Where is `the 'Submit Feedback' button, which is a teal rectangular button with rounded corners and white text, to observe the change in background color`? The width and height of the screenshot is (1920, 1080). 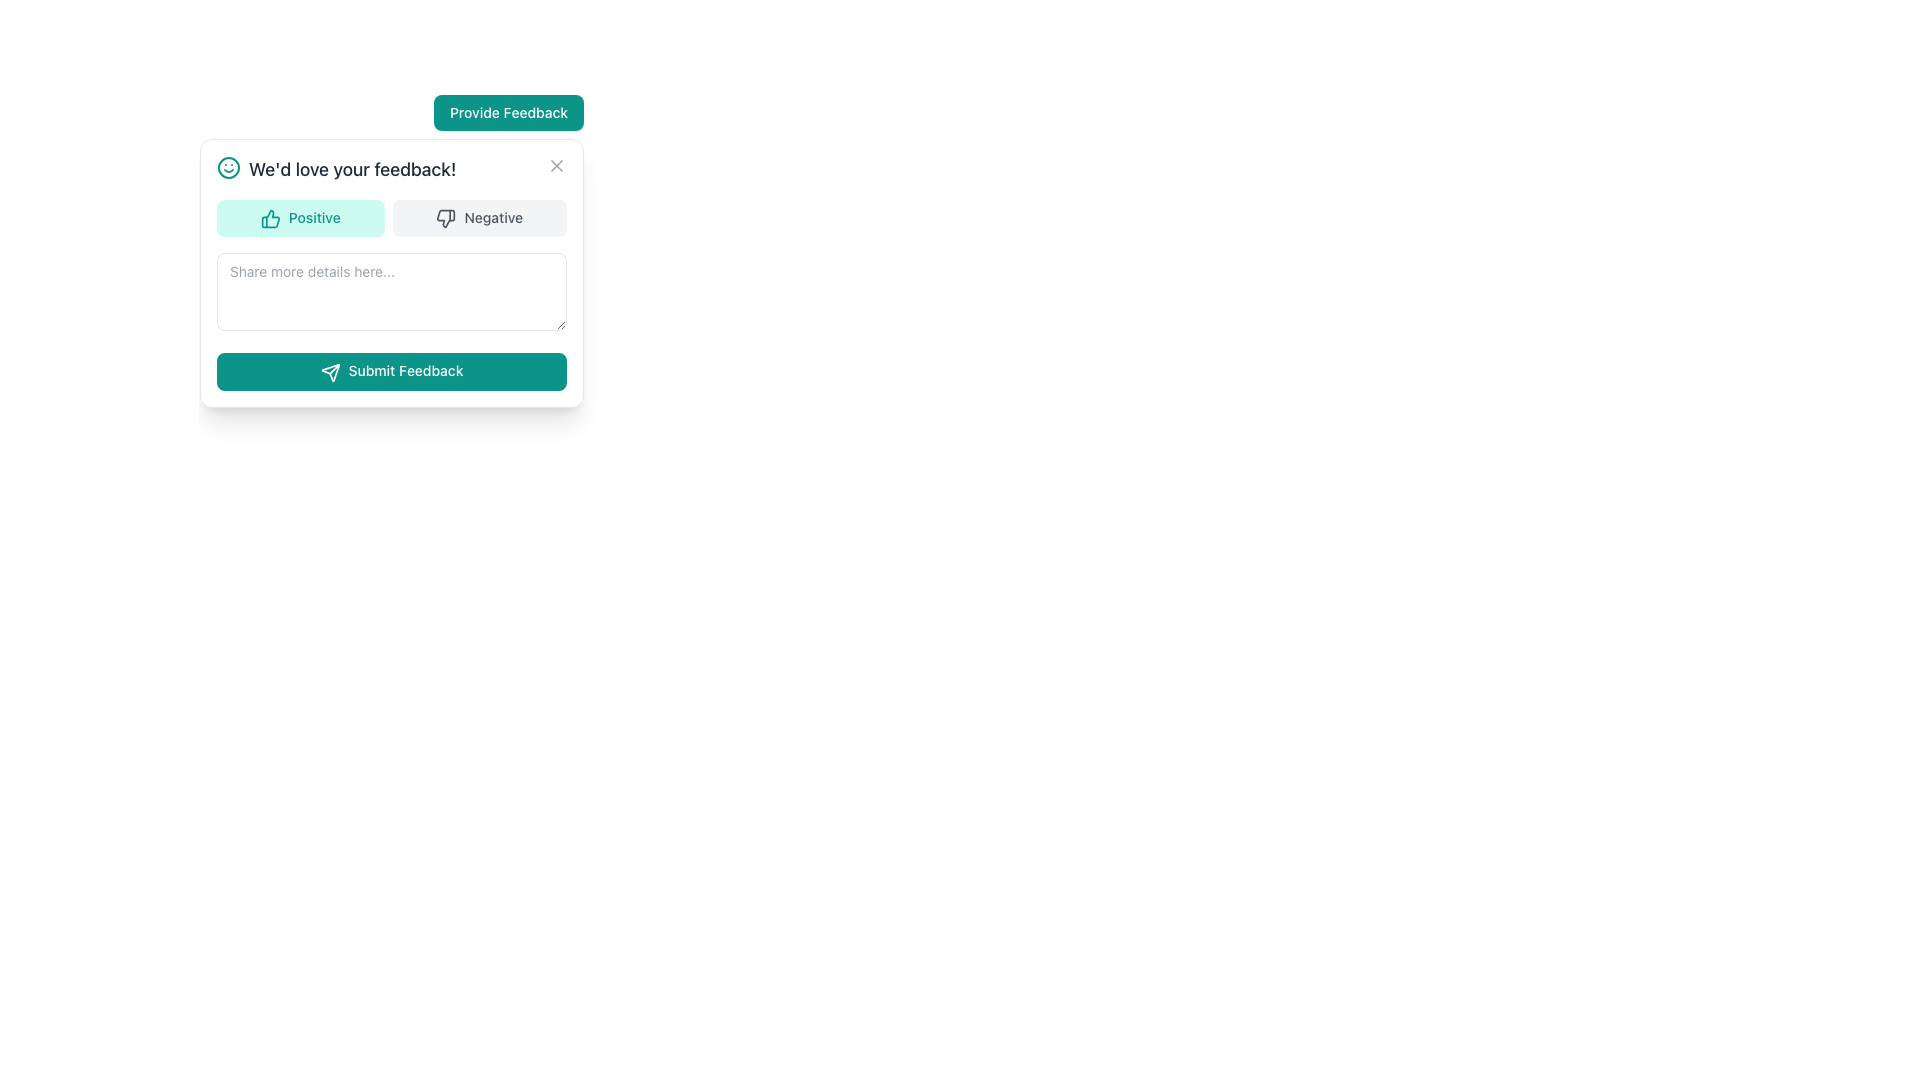 the 'Submit Feedback' button, which is a teal rectangular button with rounded corners and white text, to observe the change in background color is located at coordinates (392, 370).